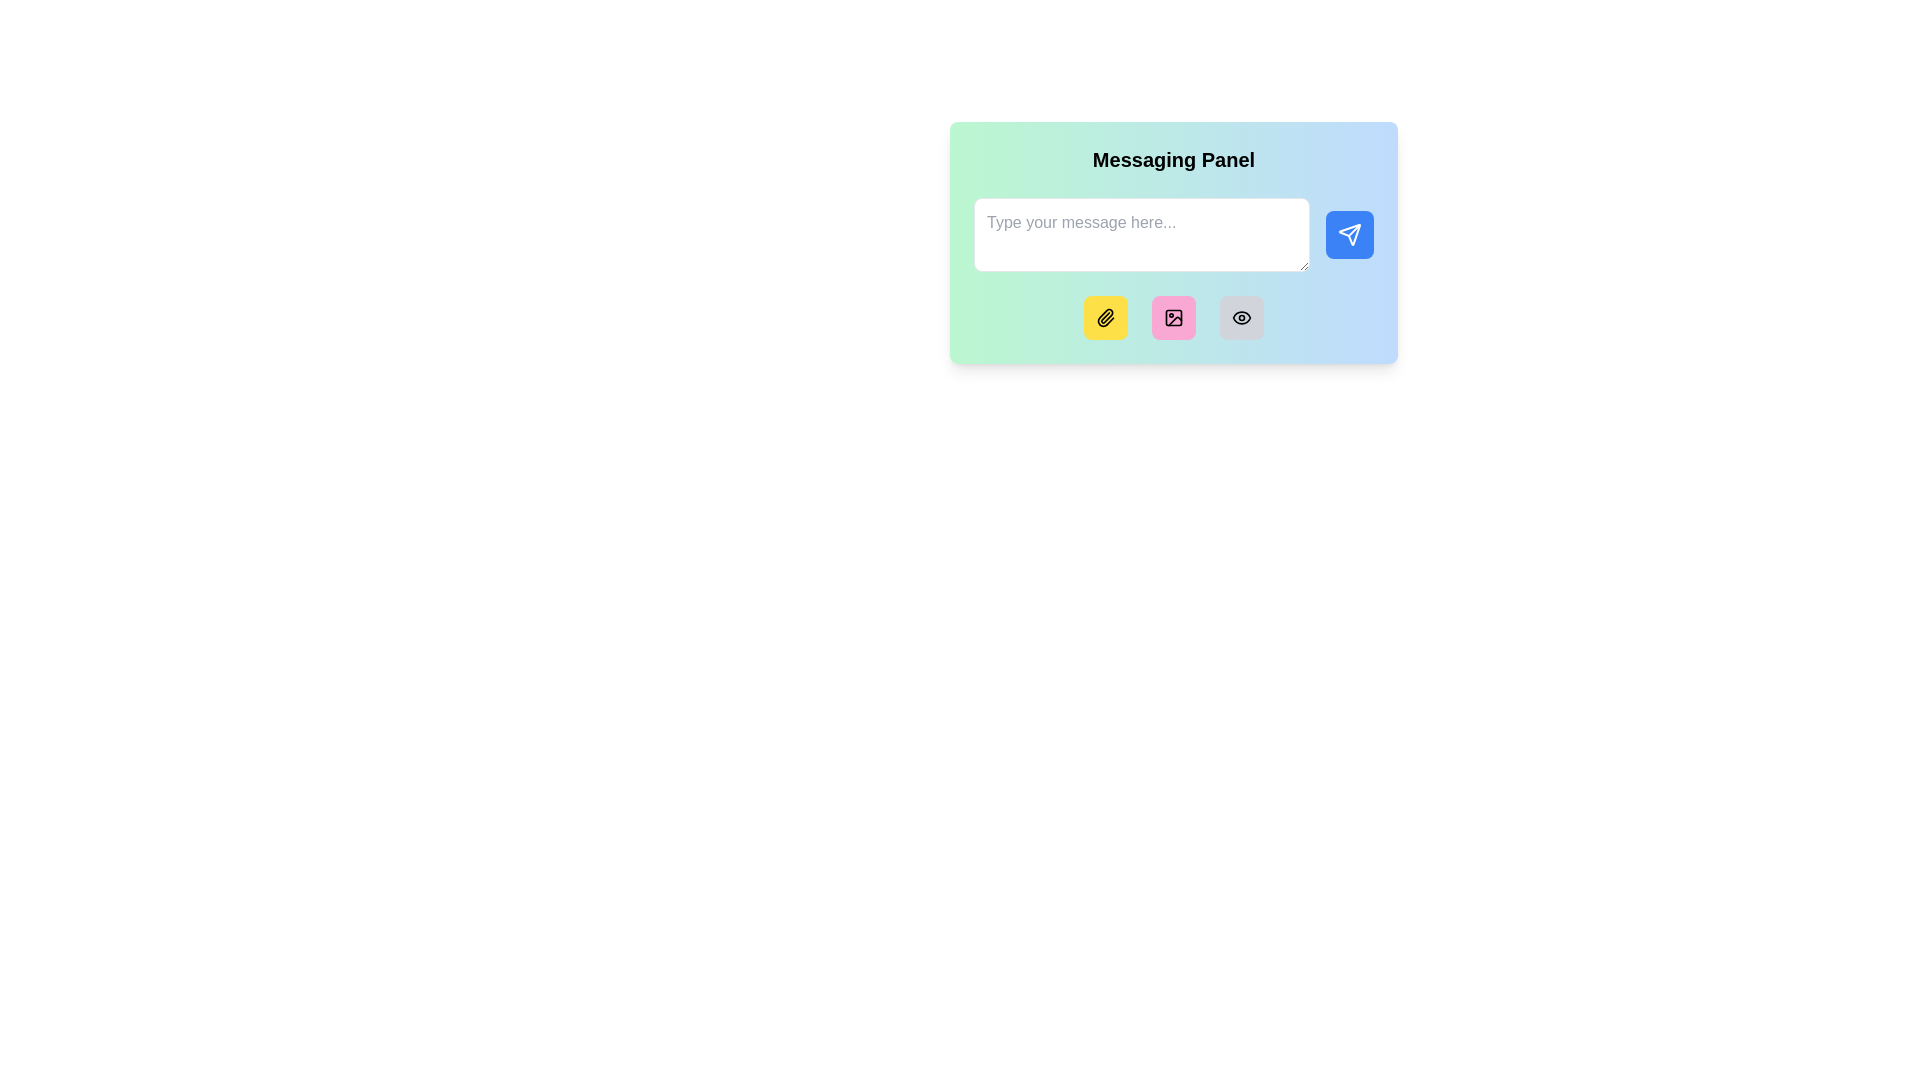 The image size is (1920, 1080). What do you see at coordinates (1104, 316) in the screenshot?
I see `the left-most icon in the row of action icons below the message input field to attach items or documents` at bounding box center [1104, 316].